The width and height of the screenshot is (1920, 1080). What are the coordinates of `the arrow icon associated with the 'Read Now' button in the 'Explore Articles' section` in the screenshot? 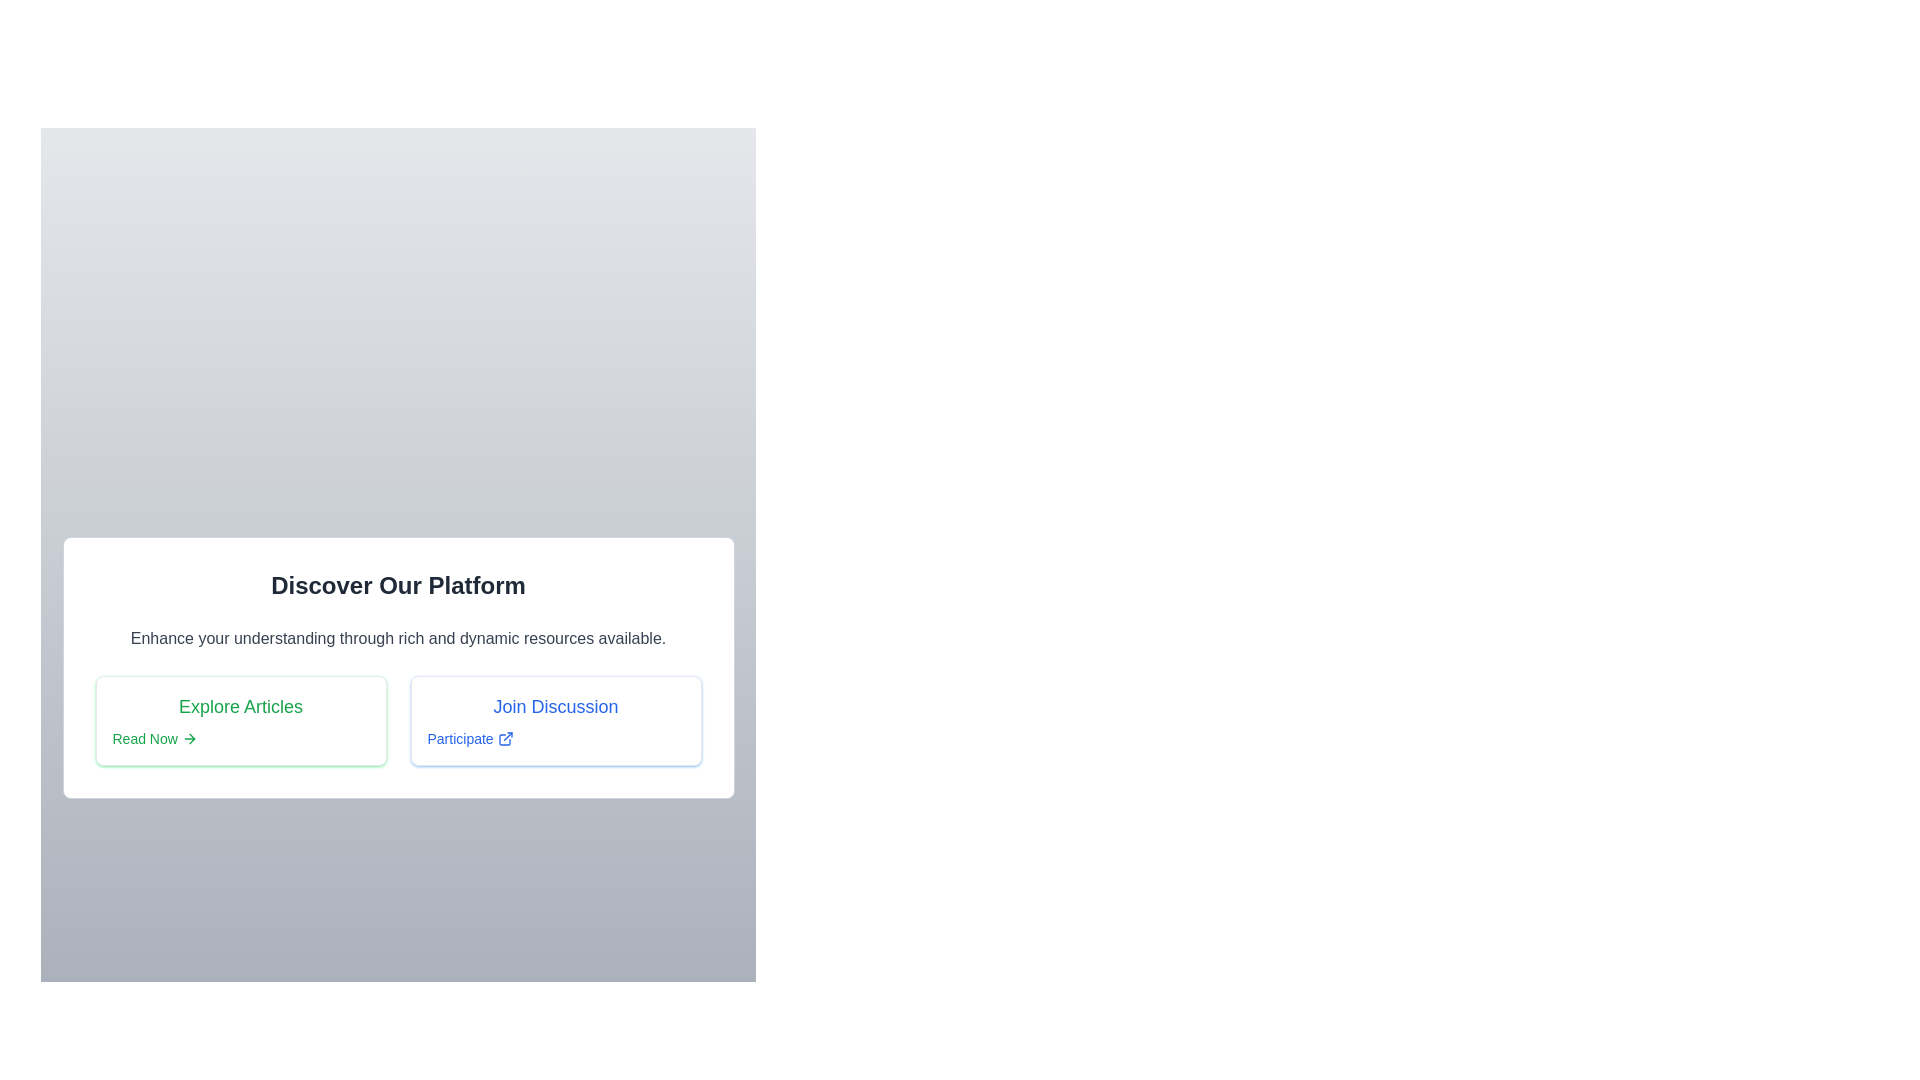 It's located at (189, 739).